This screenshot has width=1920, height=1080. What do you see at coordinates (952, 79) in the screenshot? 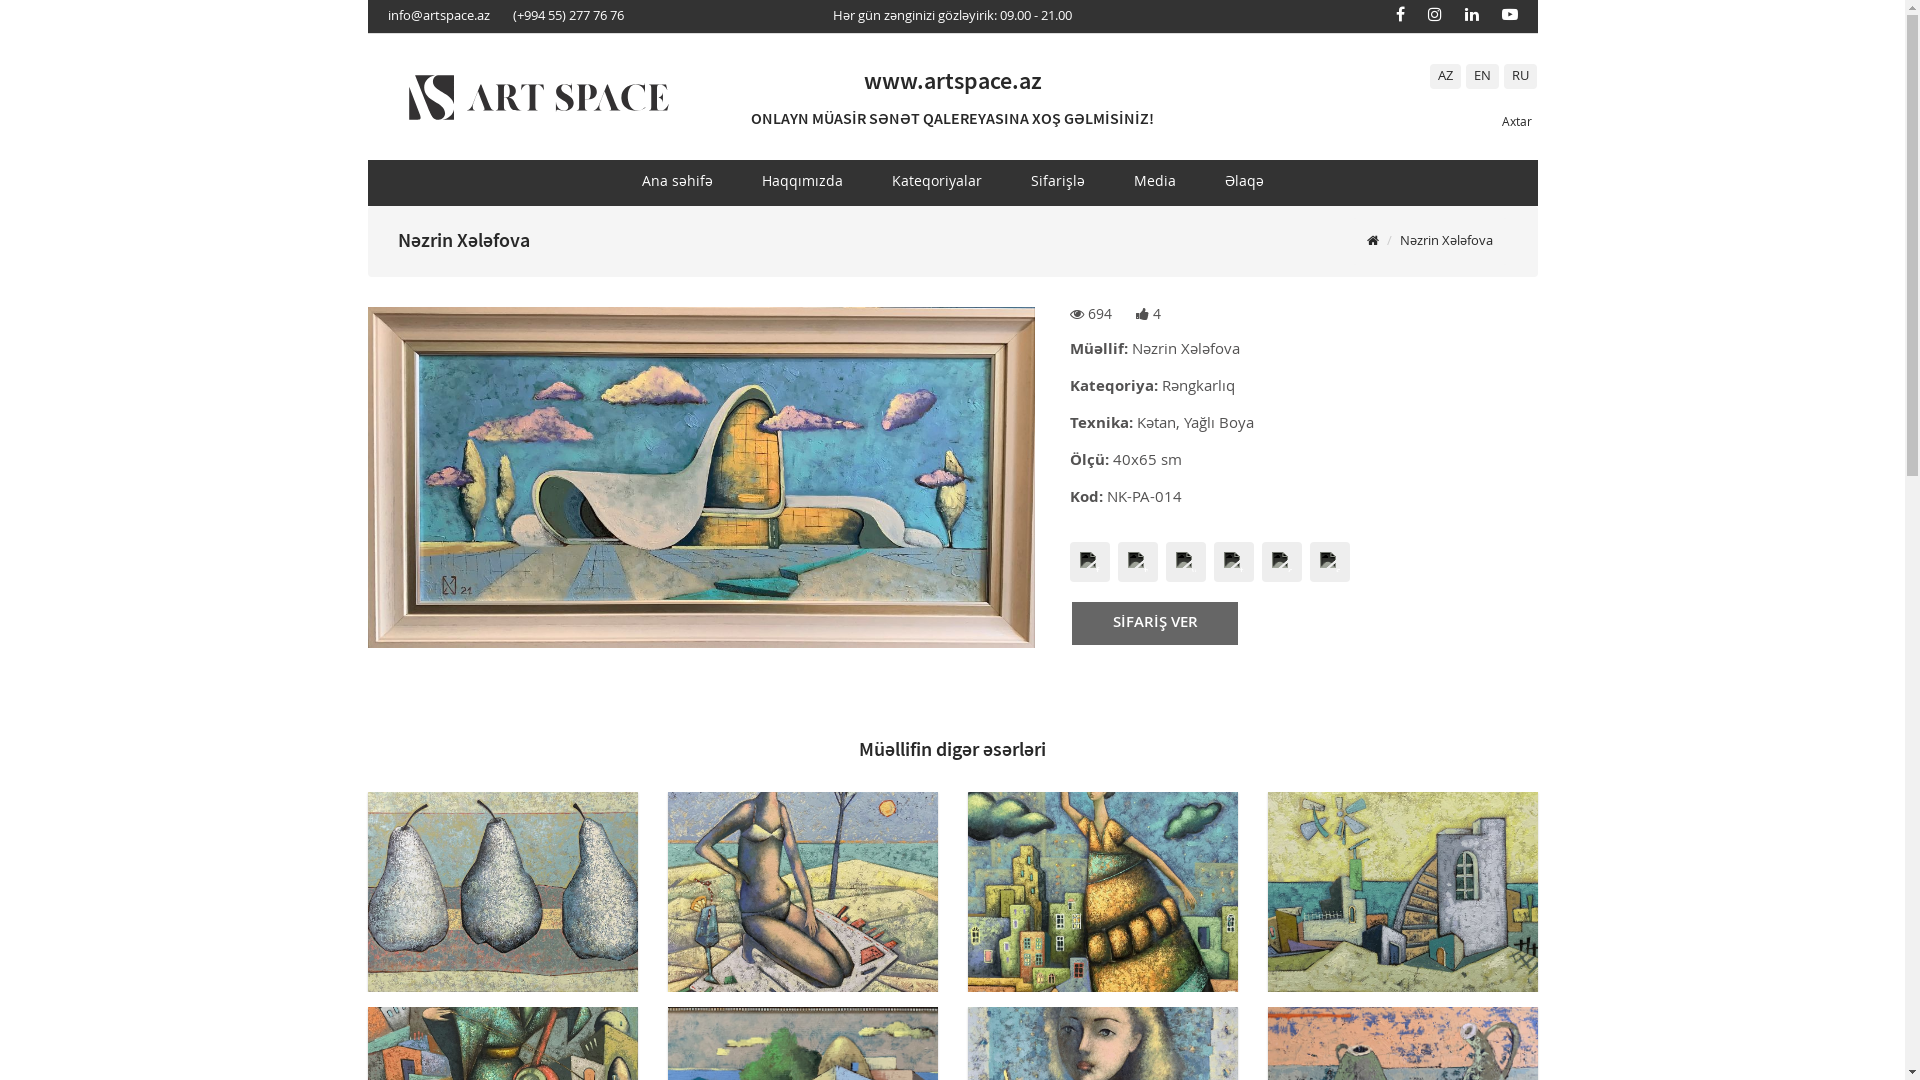
I see `'www.artspace.az'` at bounding box center [952, 79].